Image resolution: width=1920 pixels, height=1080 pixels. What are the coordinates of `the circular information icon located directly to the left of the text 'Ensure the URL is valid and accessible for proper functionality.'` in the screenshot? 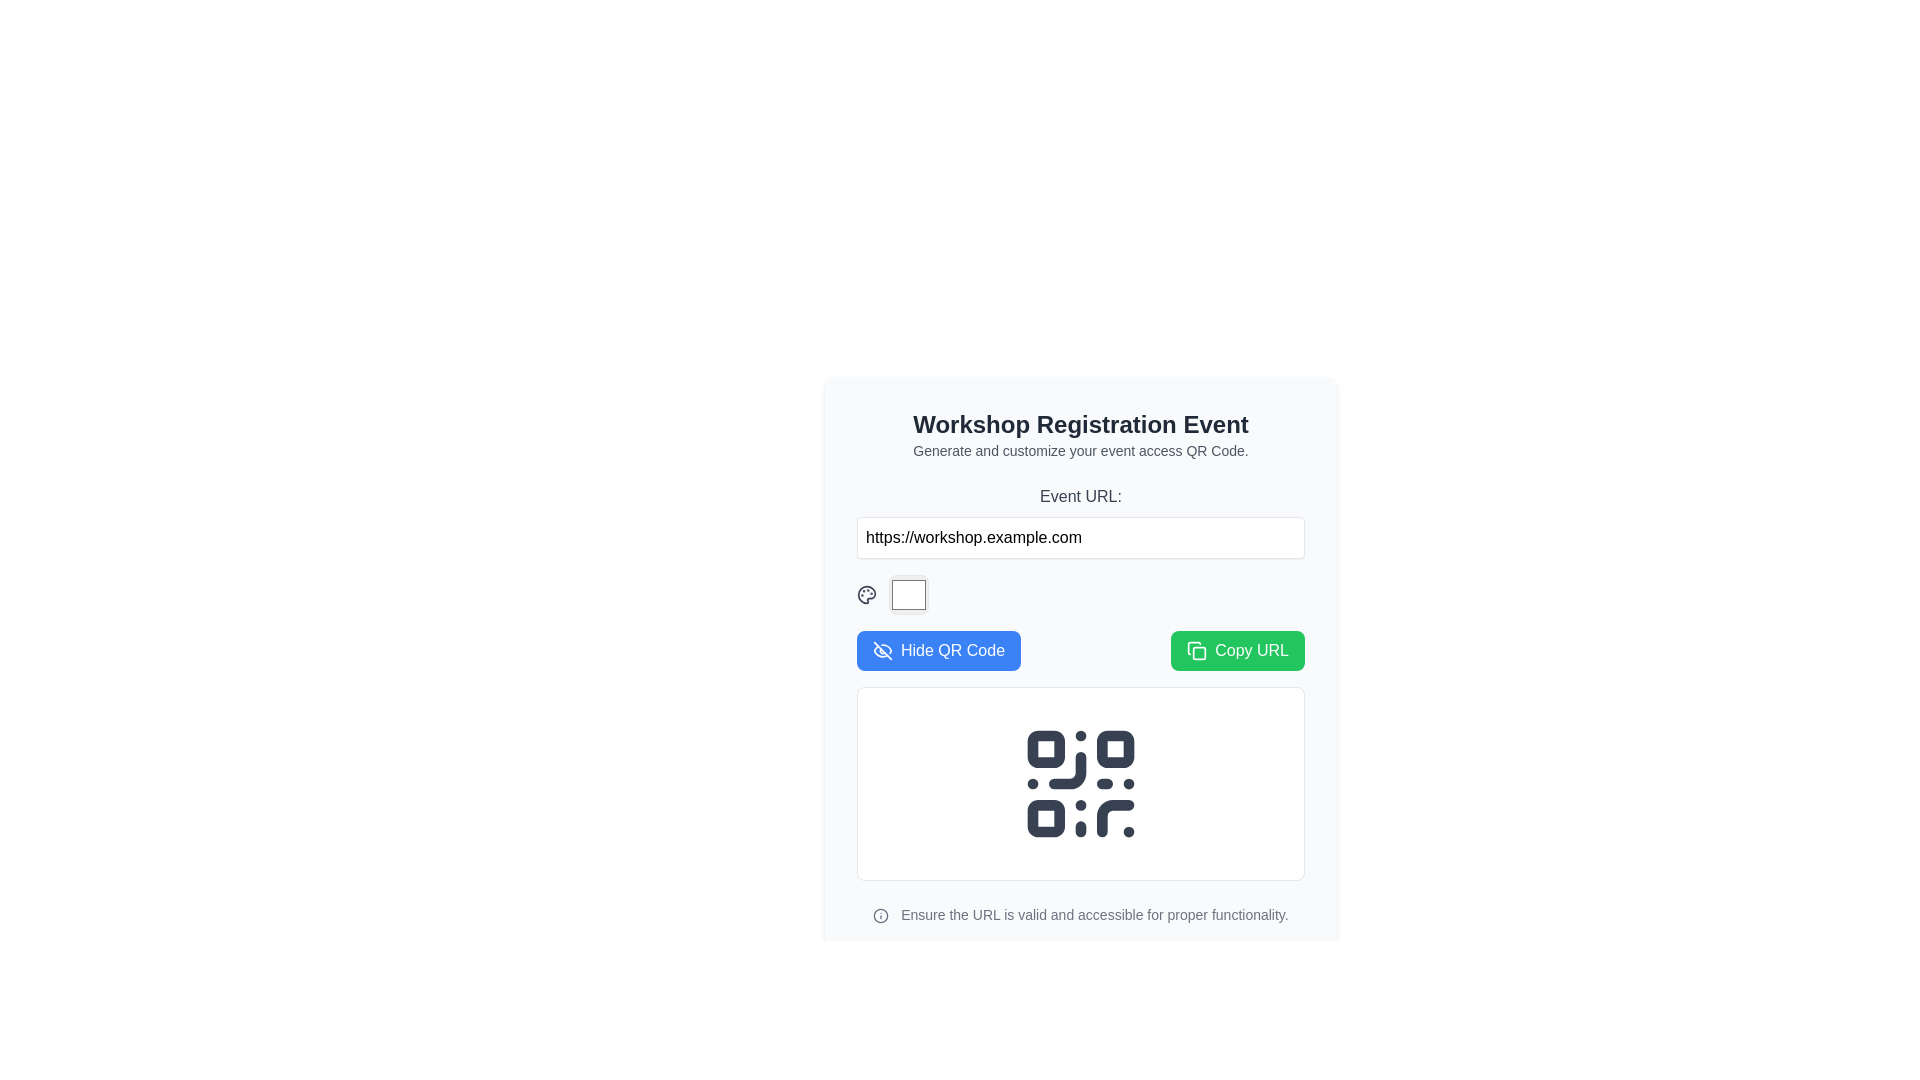 It's located at (880, 916).